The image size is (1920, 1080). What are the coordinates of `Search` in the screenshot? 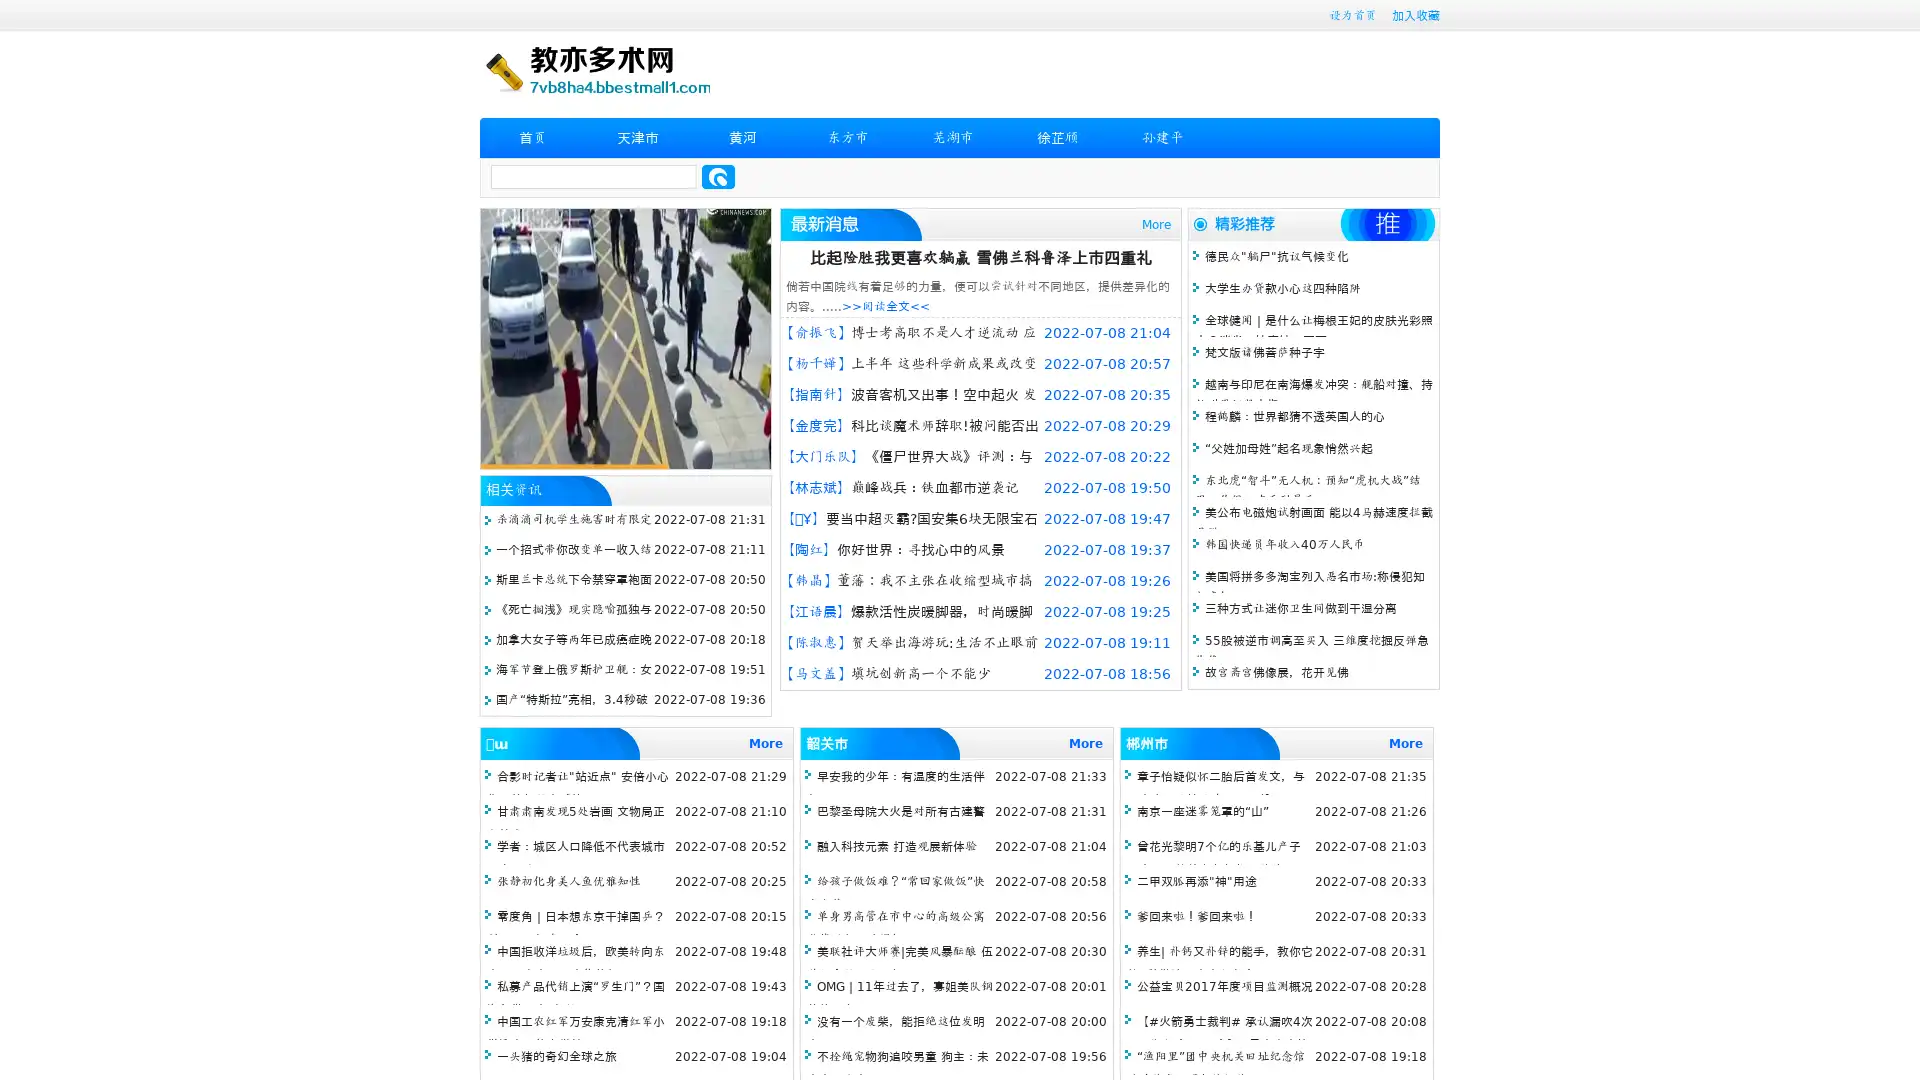 It's located at (718, 176).